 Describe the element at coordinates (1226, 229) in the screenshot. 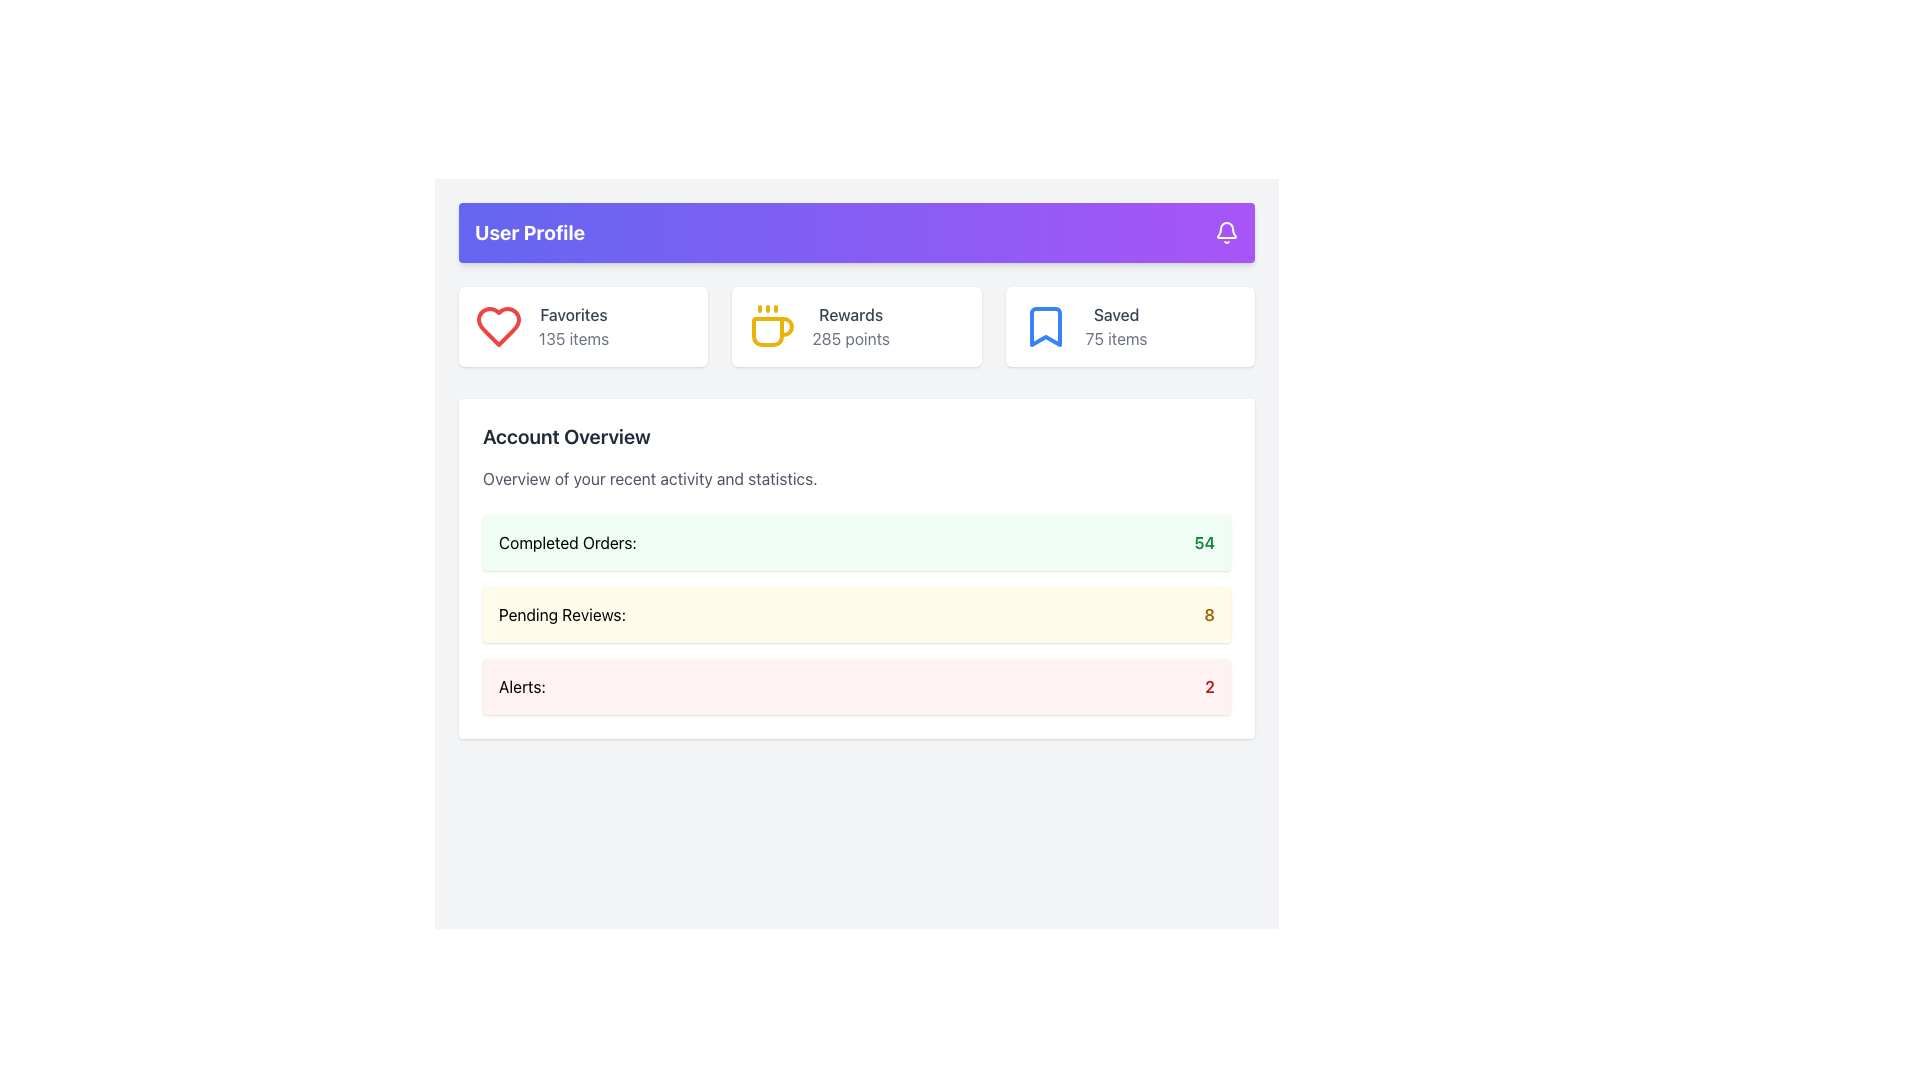

I see `the bell-shaped notification icon located in the top-right corner of the user interface header` at that location.